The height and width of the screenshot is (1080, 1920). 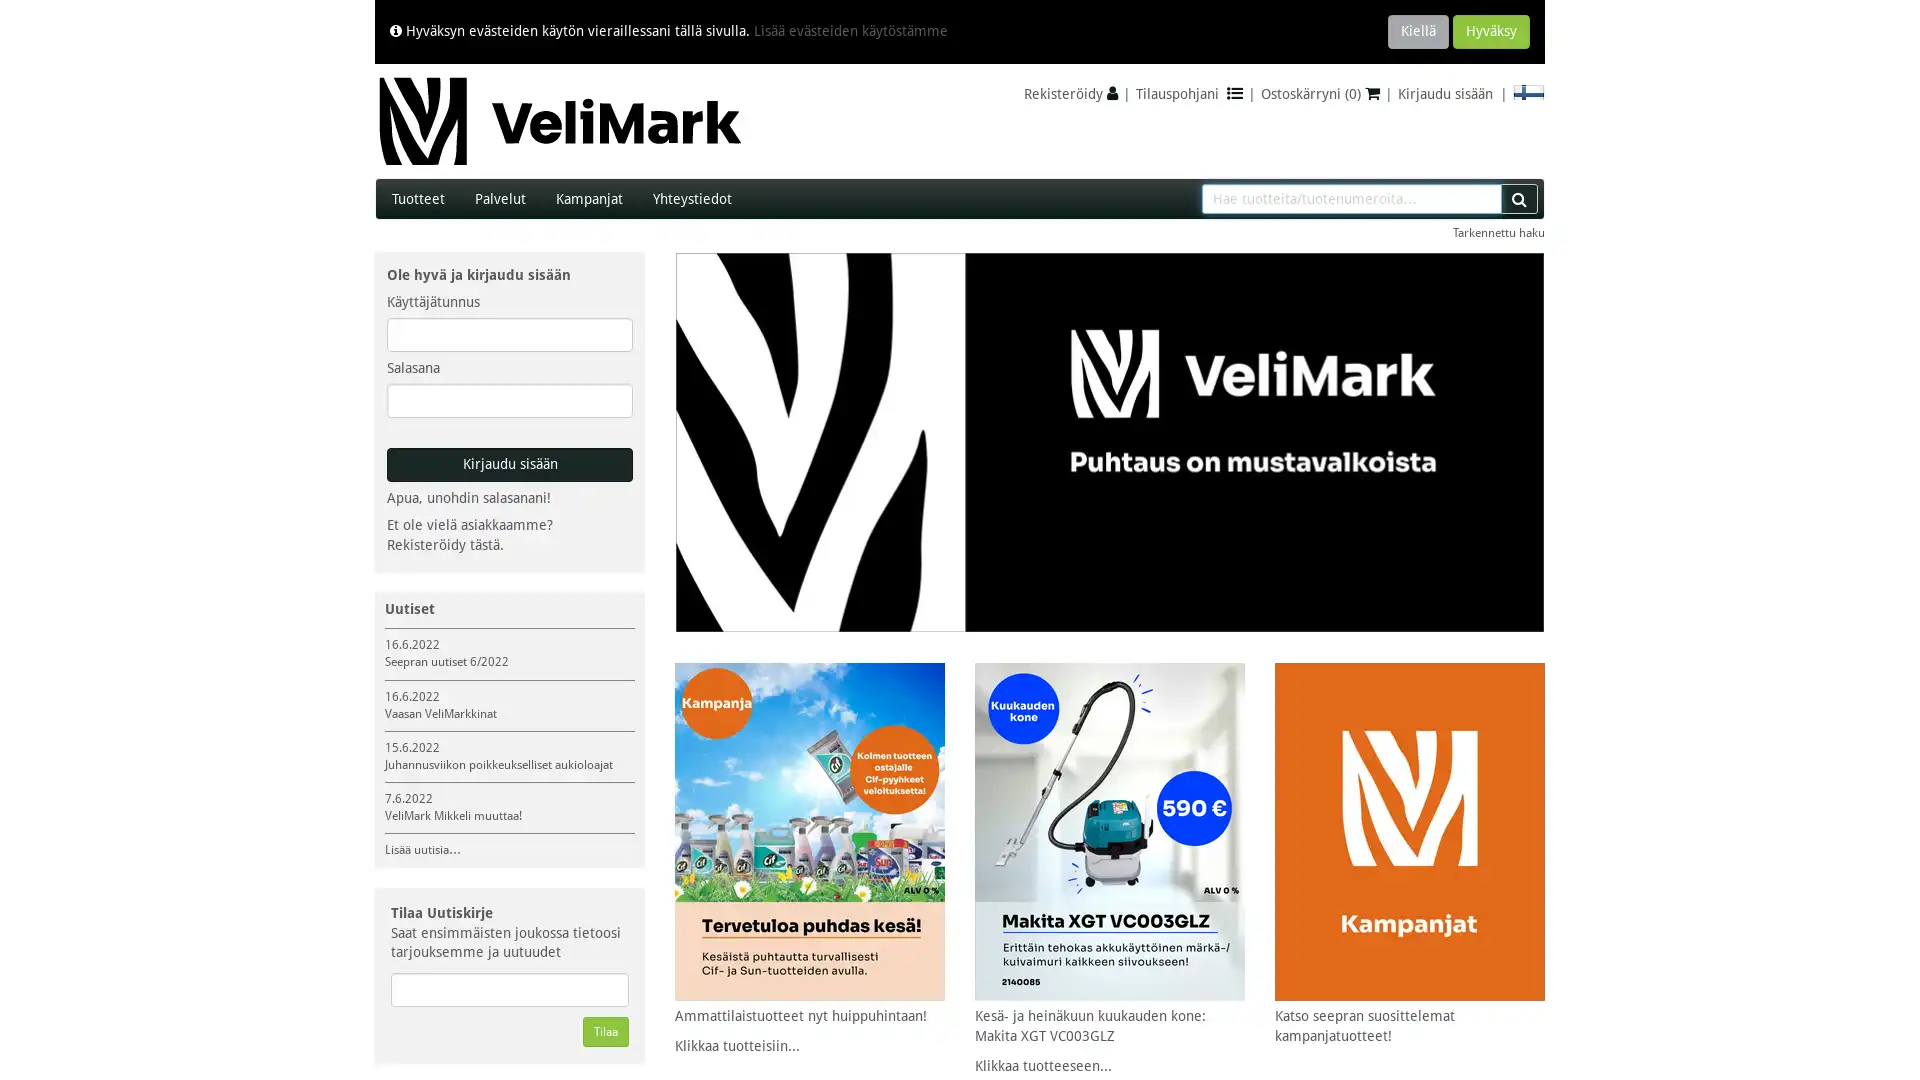 What do you see at coordinates (604, 1032) in the screenshot?
I see `Tilaa` at bounding box center [604, 1032].